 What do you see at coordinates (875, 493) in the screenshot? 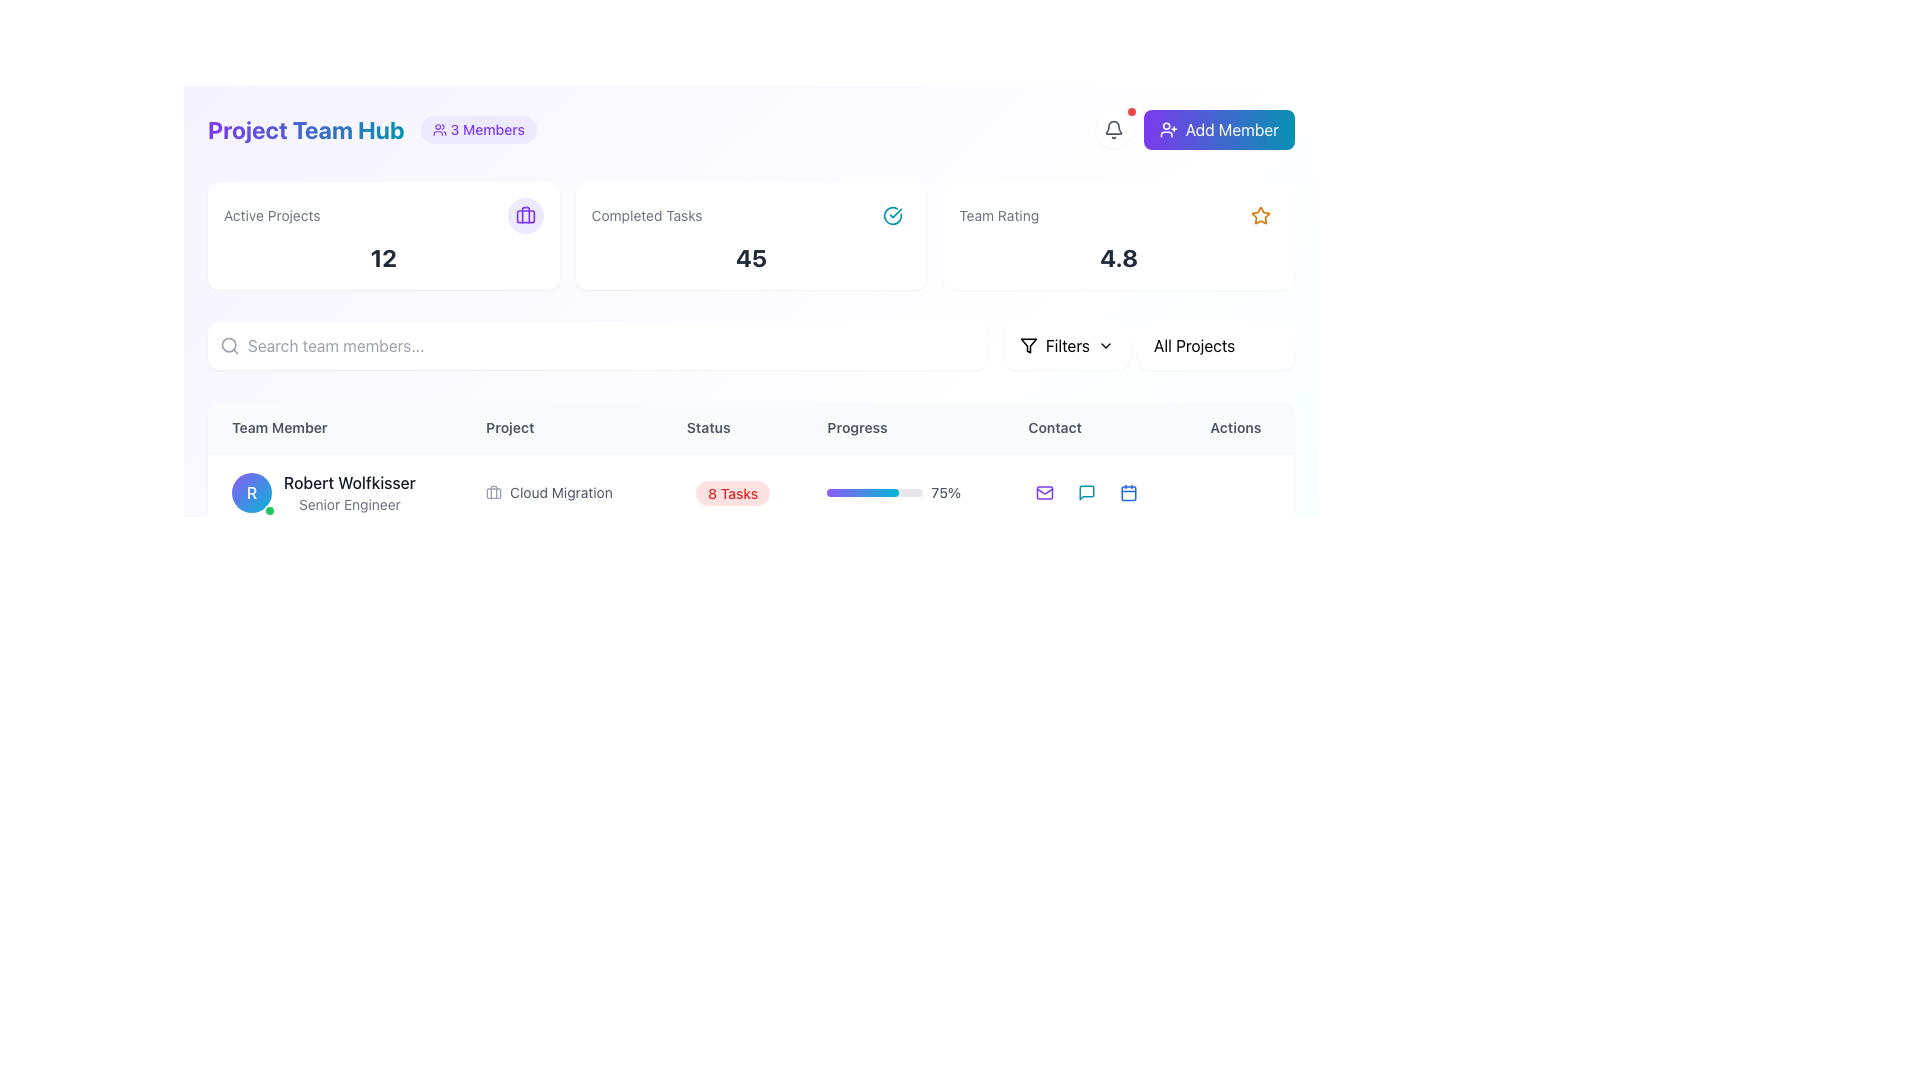
I see `the Progress Bar element which visually represents 75% completion, located in the Progress column adjacent to the text '75%' and aligned with the 'Cloud Migration' row` at bounding box center [875, 493].